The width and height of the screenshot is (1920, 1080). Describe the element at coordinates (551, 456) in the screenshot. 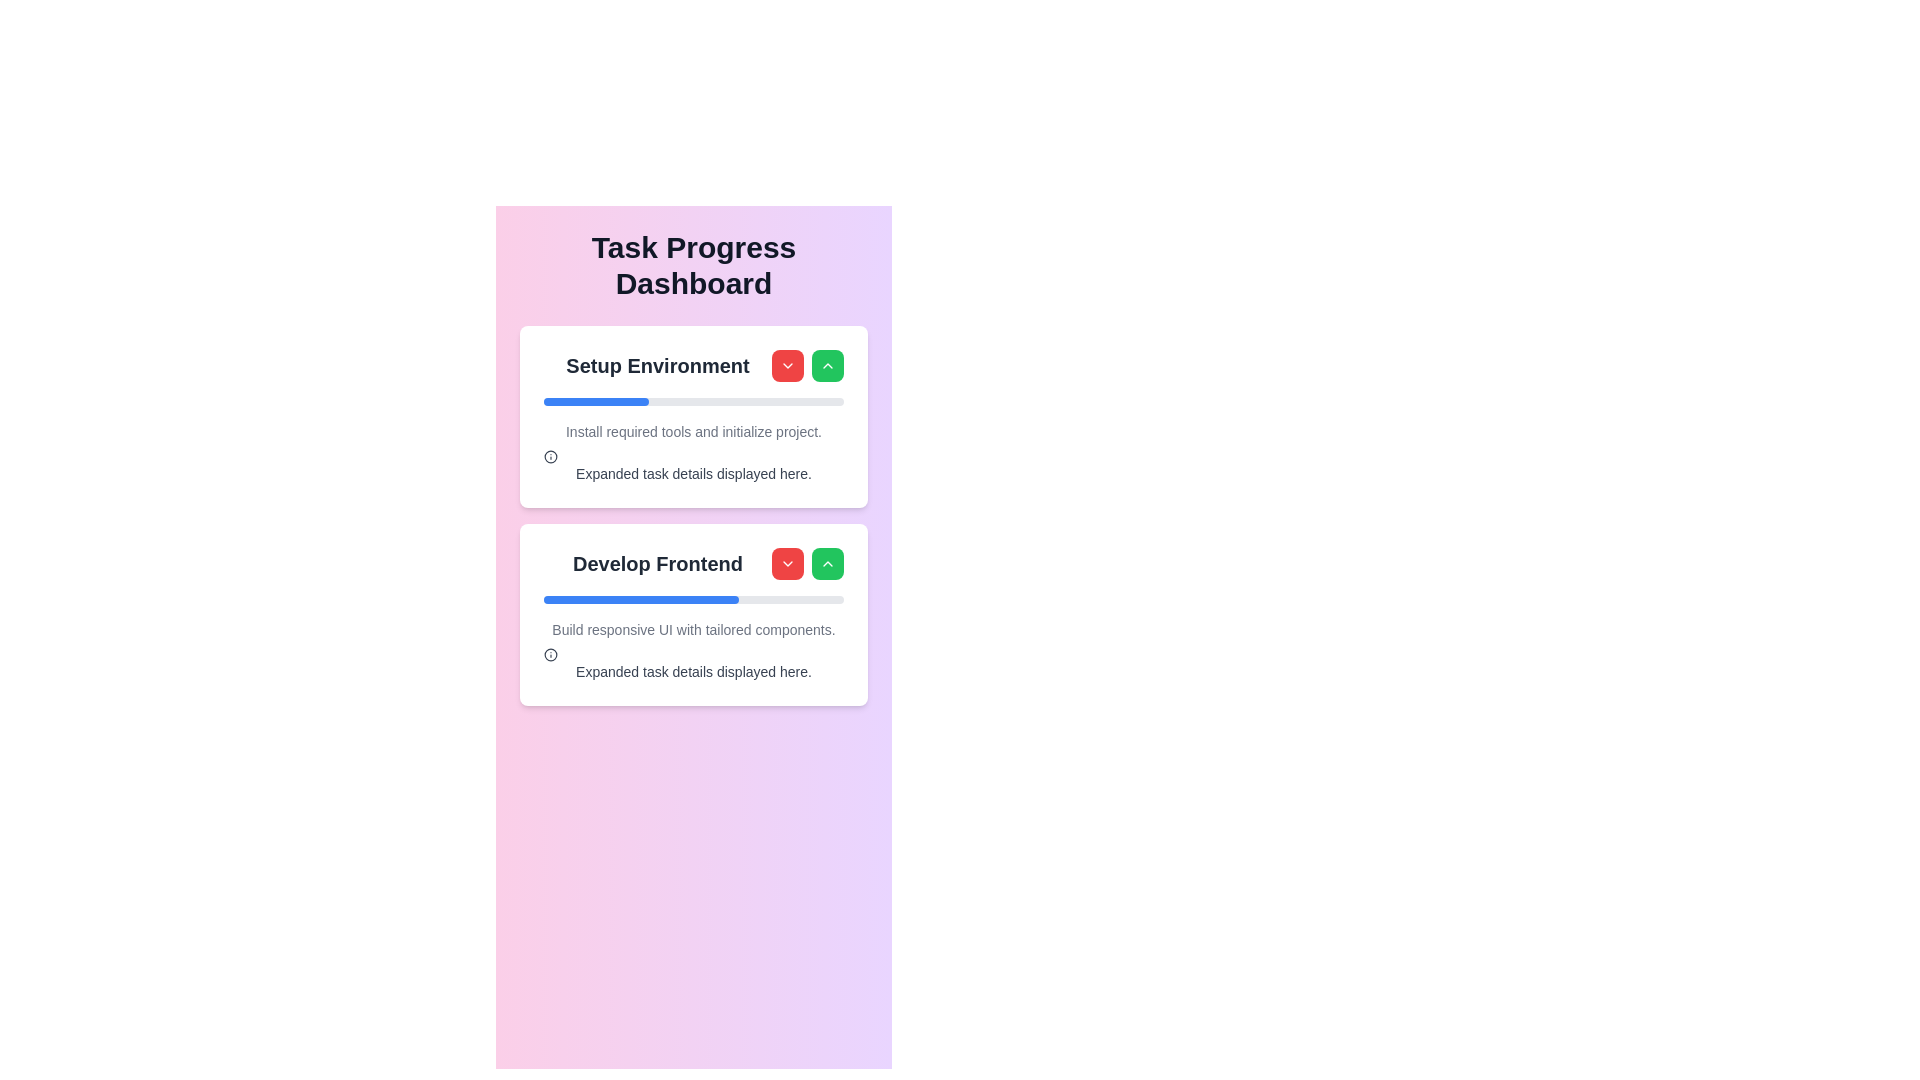

I see `the icon located to the left of the text 'Expanded task details displayed here.' in the 'Setup Environment' section` at that location.